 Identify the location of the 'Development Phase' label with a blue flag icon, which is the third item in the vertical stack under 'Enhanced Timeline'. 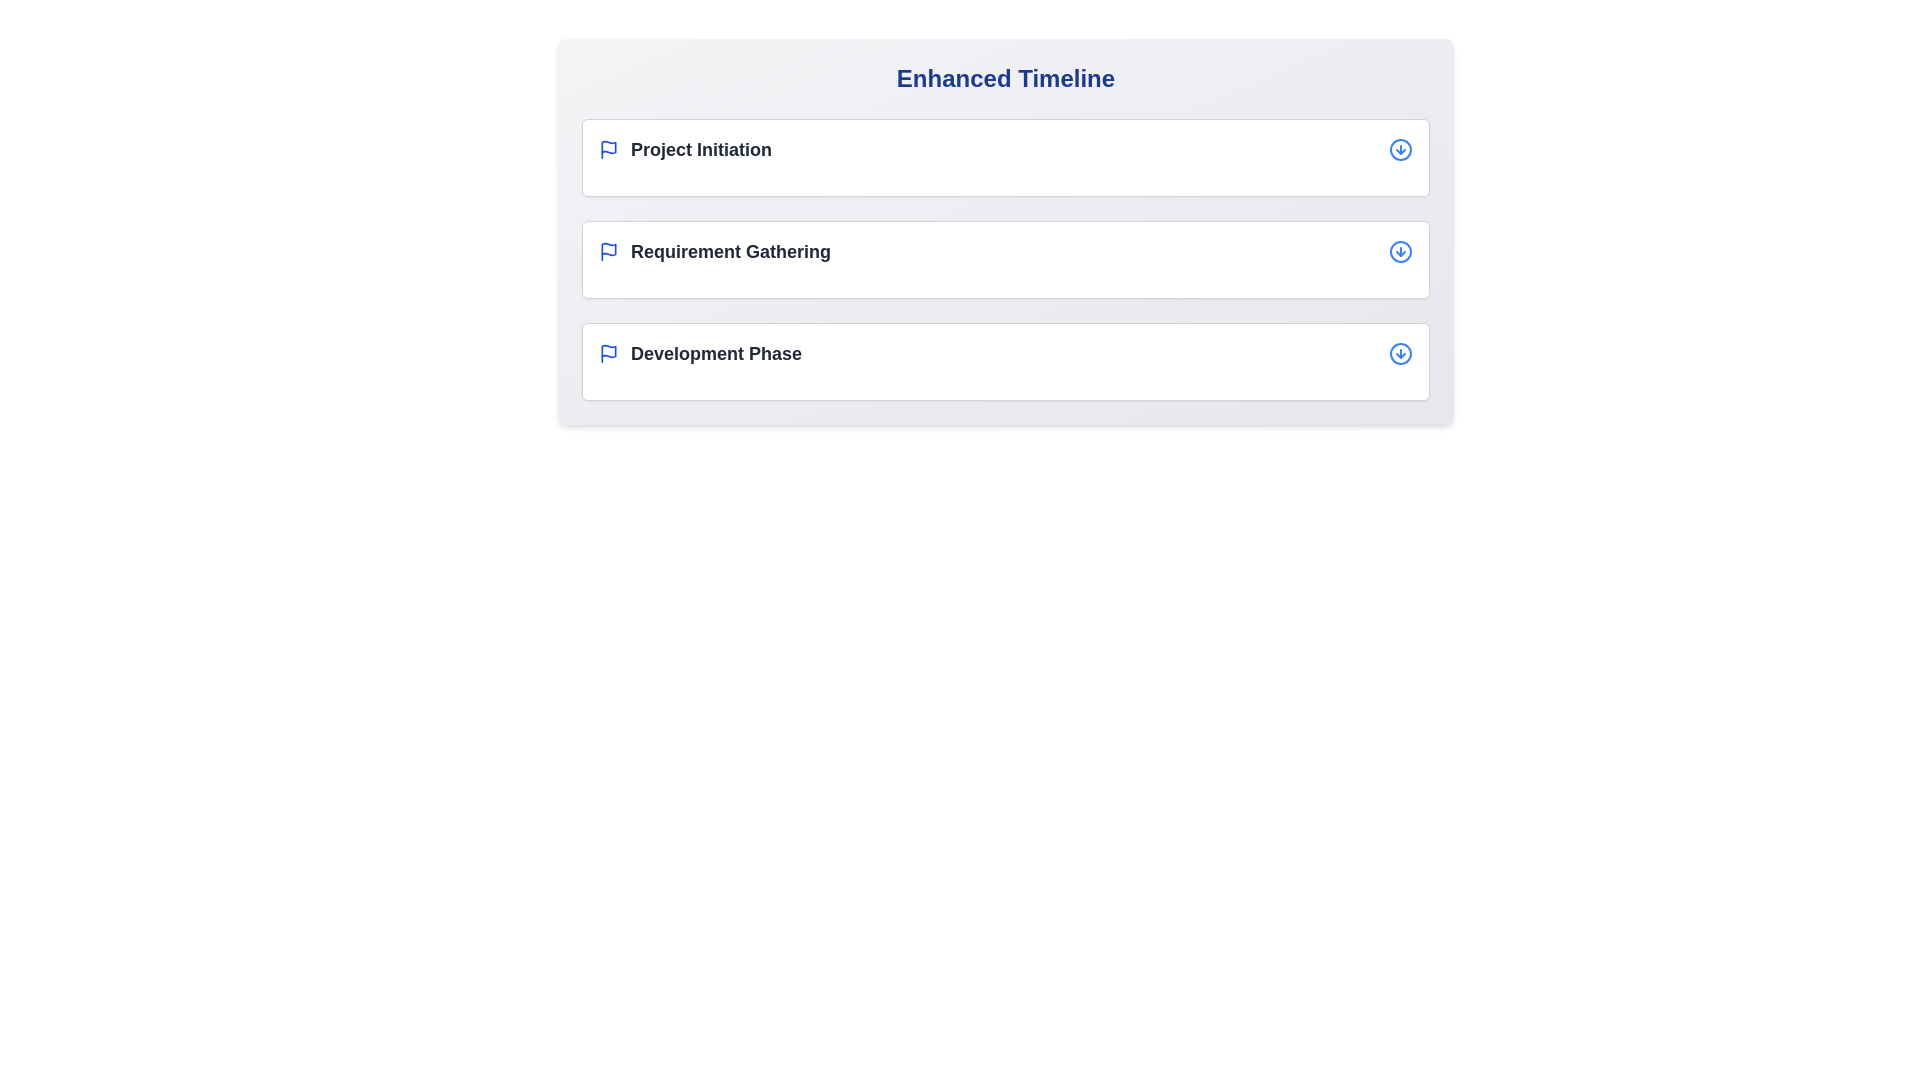
(700, 353).